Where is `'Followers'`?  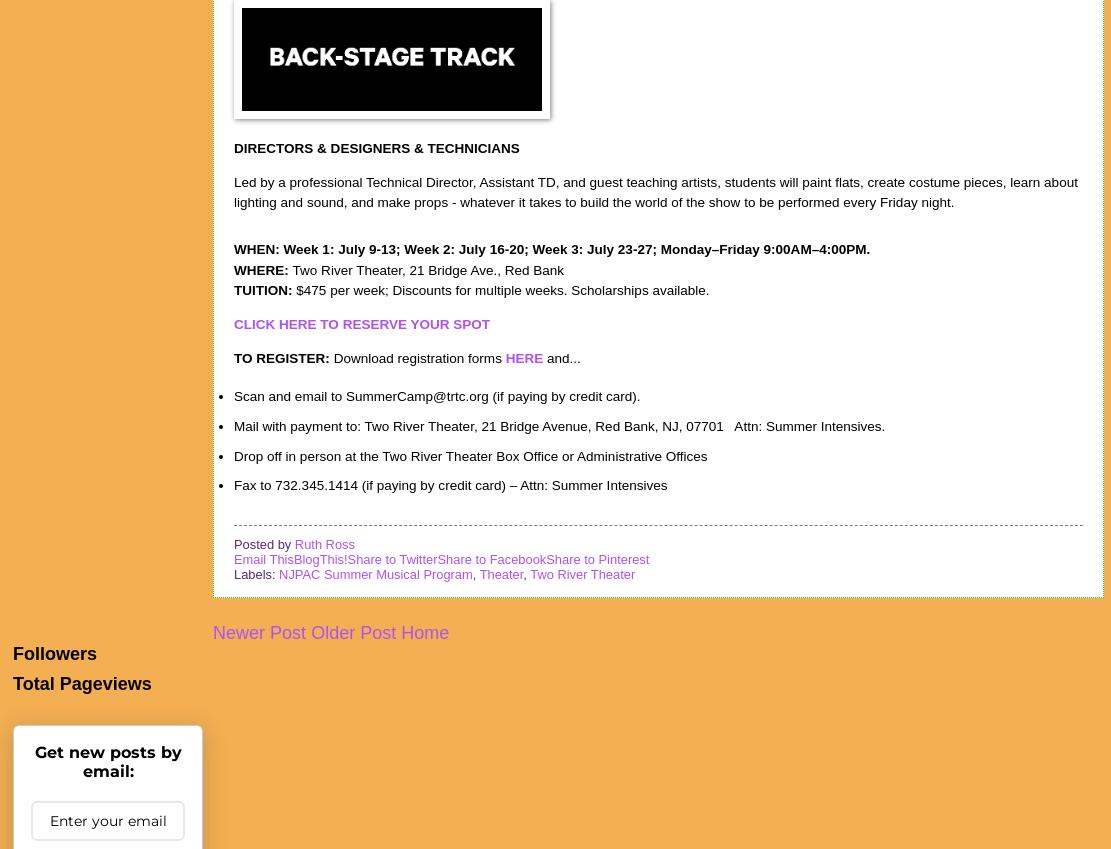 'Followers' is located at coordinates (54, 652).